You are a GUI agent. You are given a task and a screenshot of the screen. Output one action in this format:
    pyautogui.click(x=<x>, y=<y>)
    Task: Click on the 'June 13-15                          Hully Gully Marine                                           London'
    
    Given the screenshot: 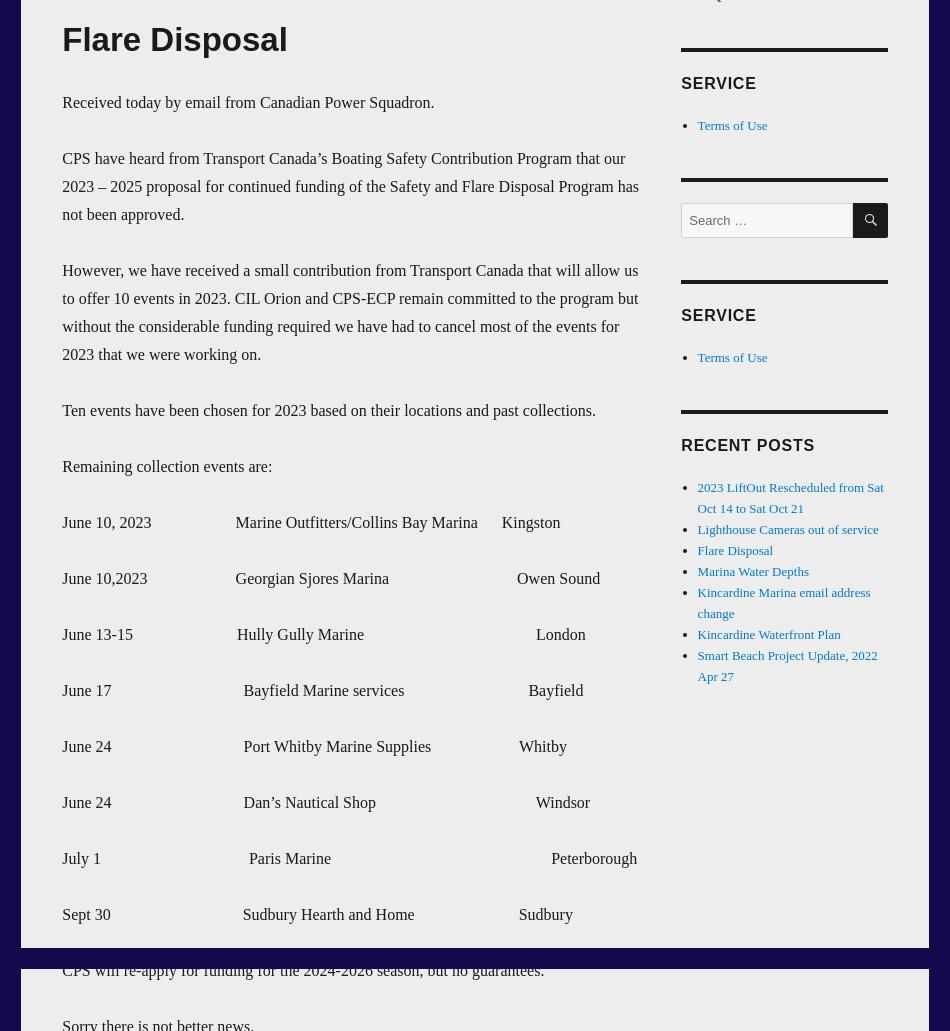 What is the action you would take?
    pyautogui.click(x=322, y=634)
    